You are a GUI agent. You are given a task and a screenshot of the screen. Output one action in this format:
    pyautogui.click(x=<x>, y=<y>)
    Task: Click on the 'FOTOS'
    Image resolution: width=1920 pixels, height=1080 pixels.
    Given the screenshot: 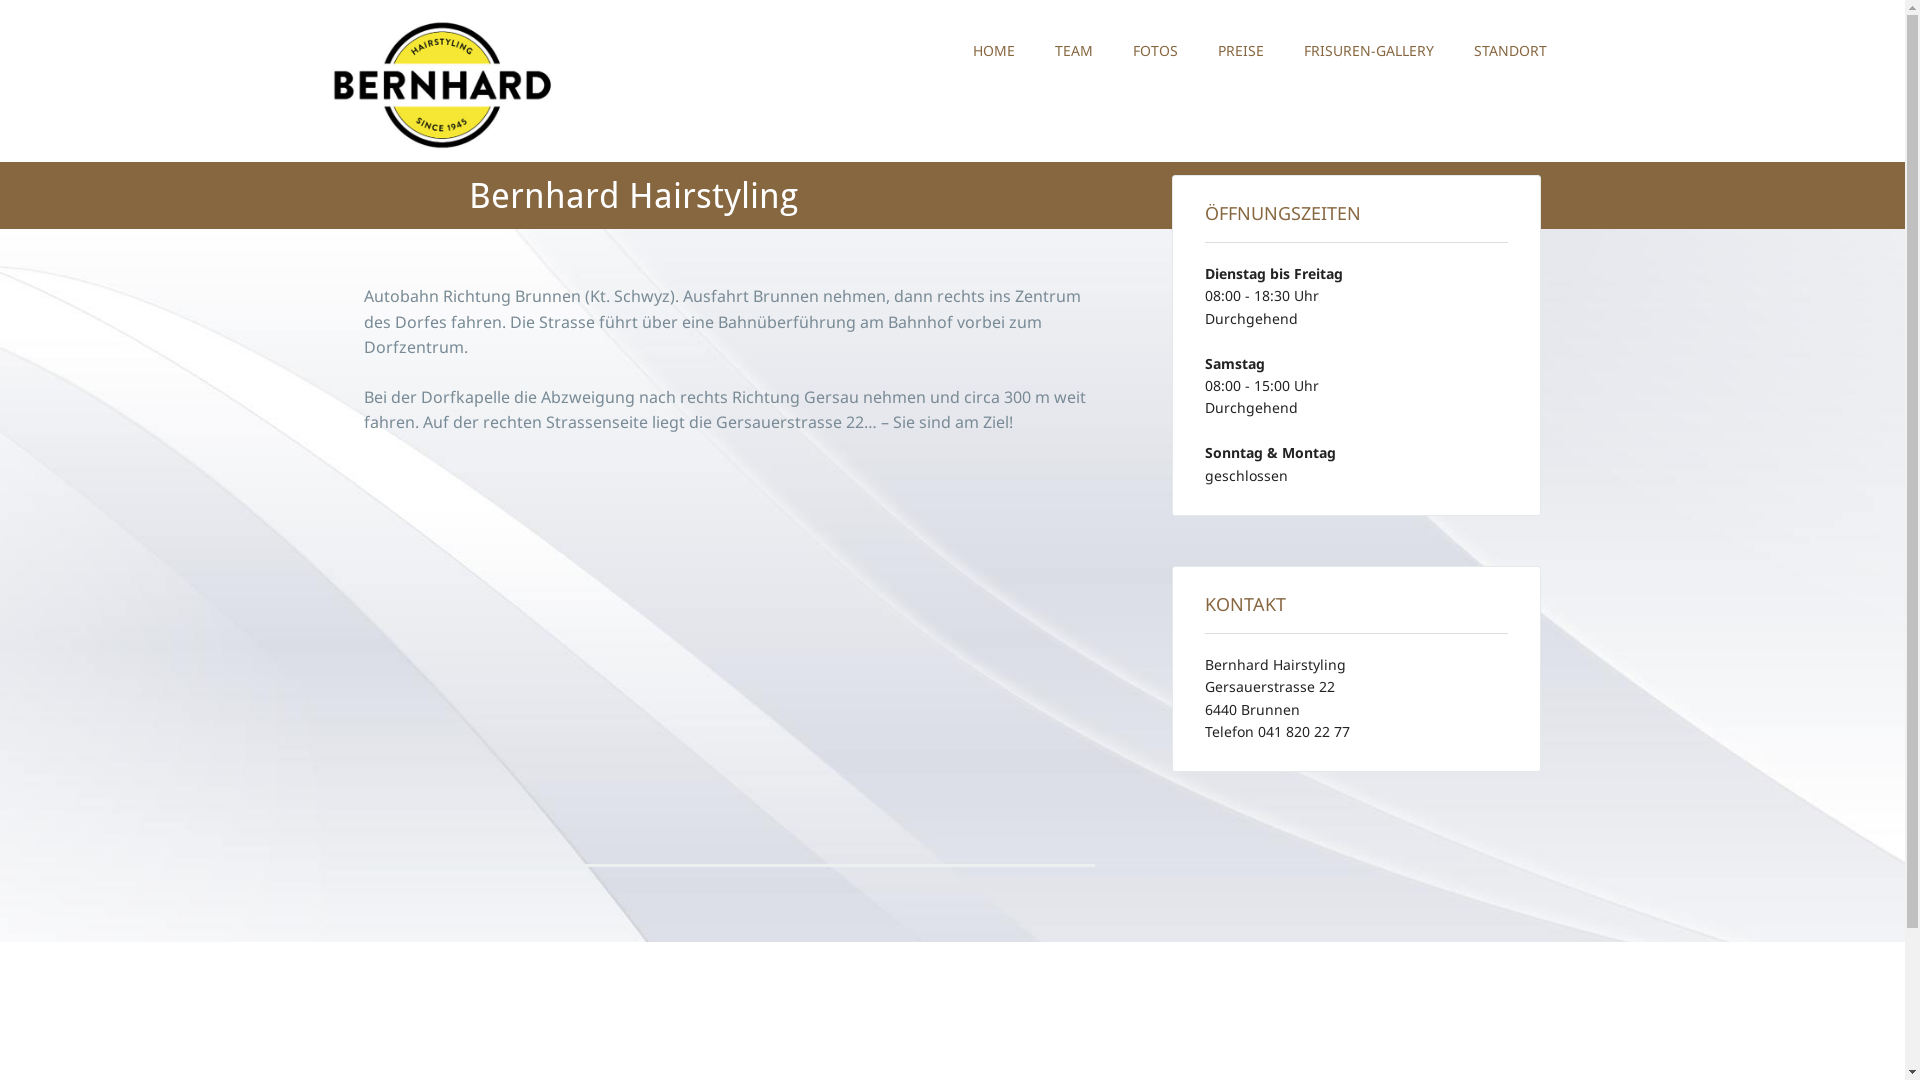 What is the action you would take?
    pyautogui.click(x=1154, y=49)
    